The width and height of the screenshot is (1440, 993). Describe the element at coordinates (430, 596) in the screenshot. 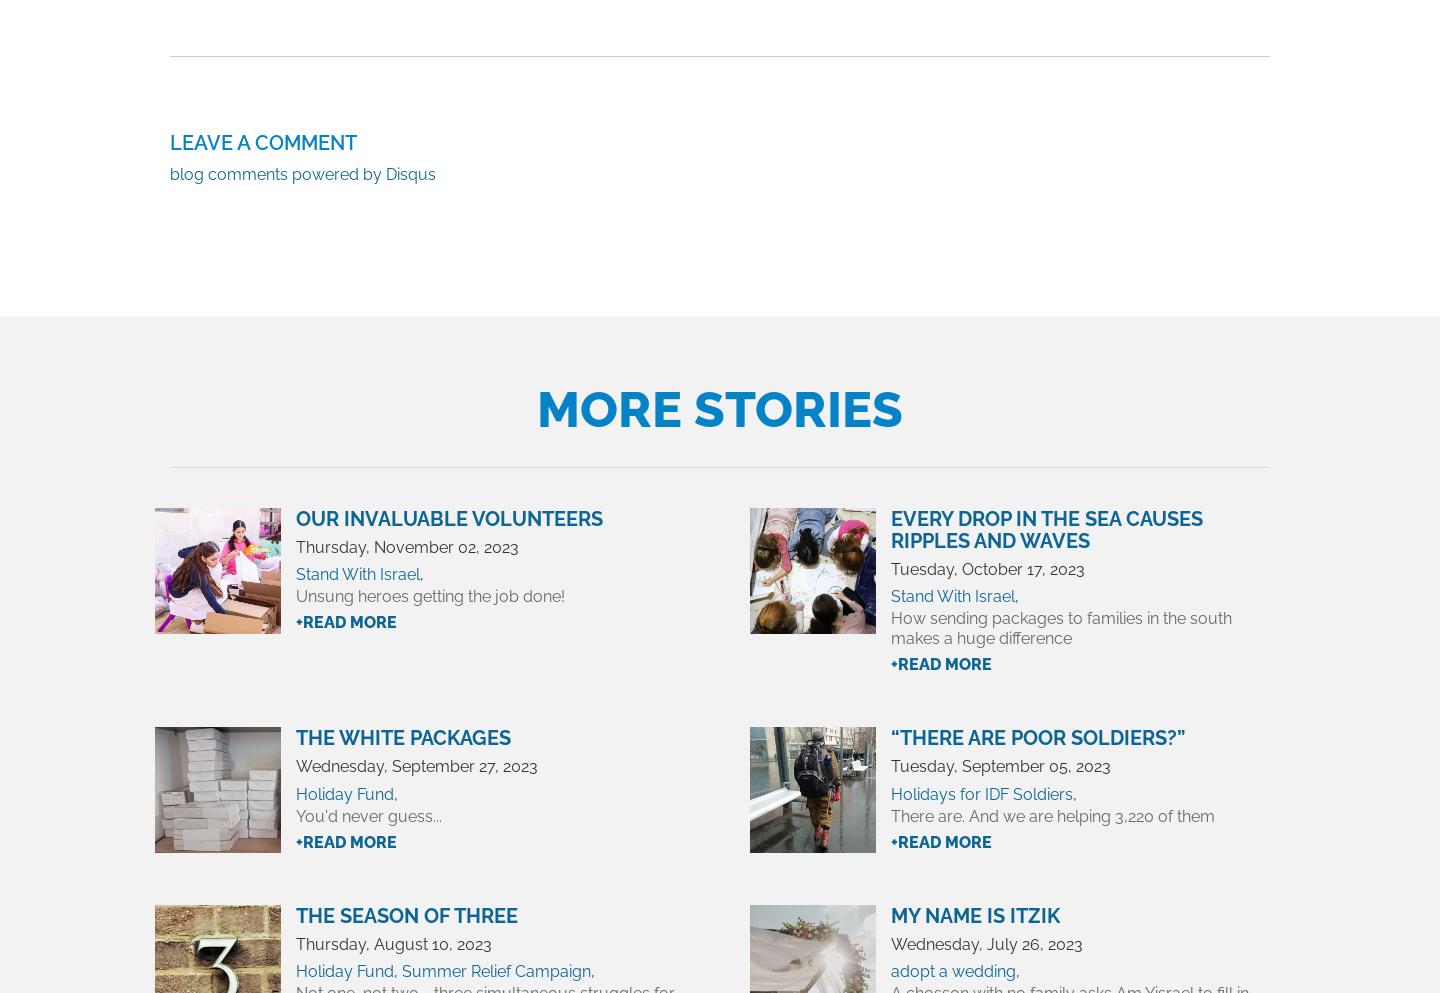

I see `'Unsung heroes getting the job done!'` at that location.